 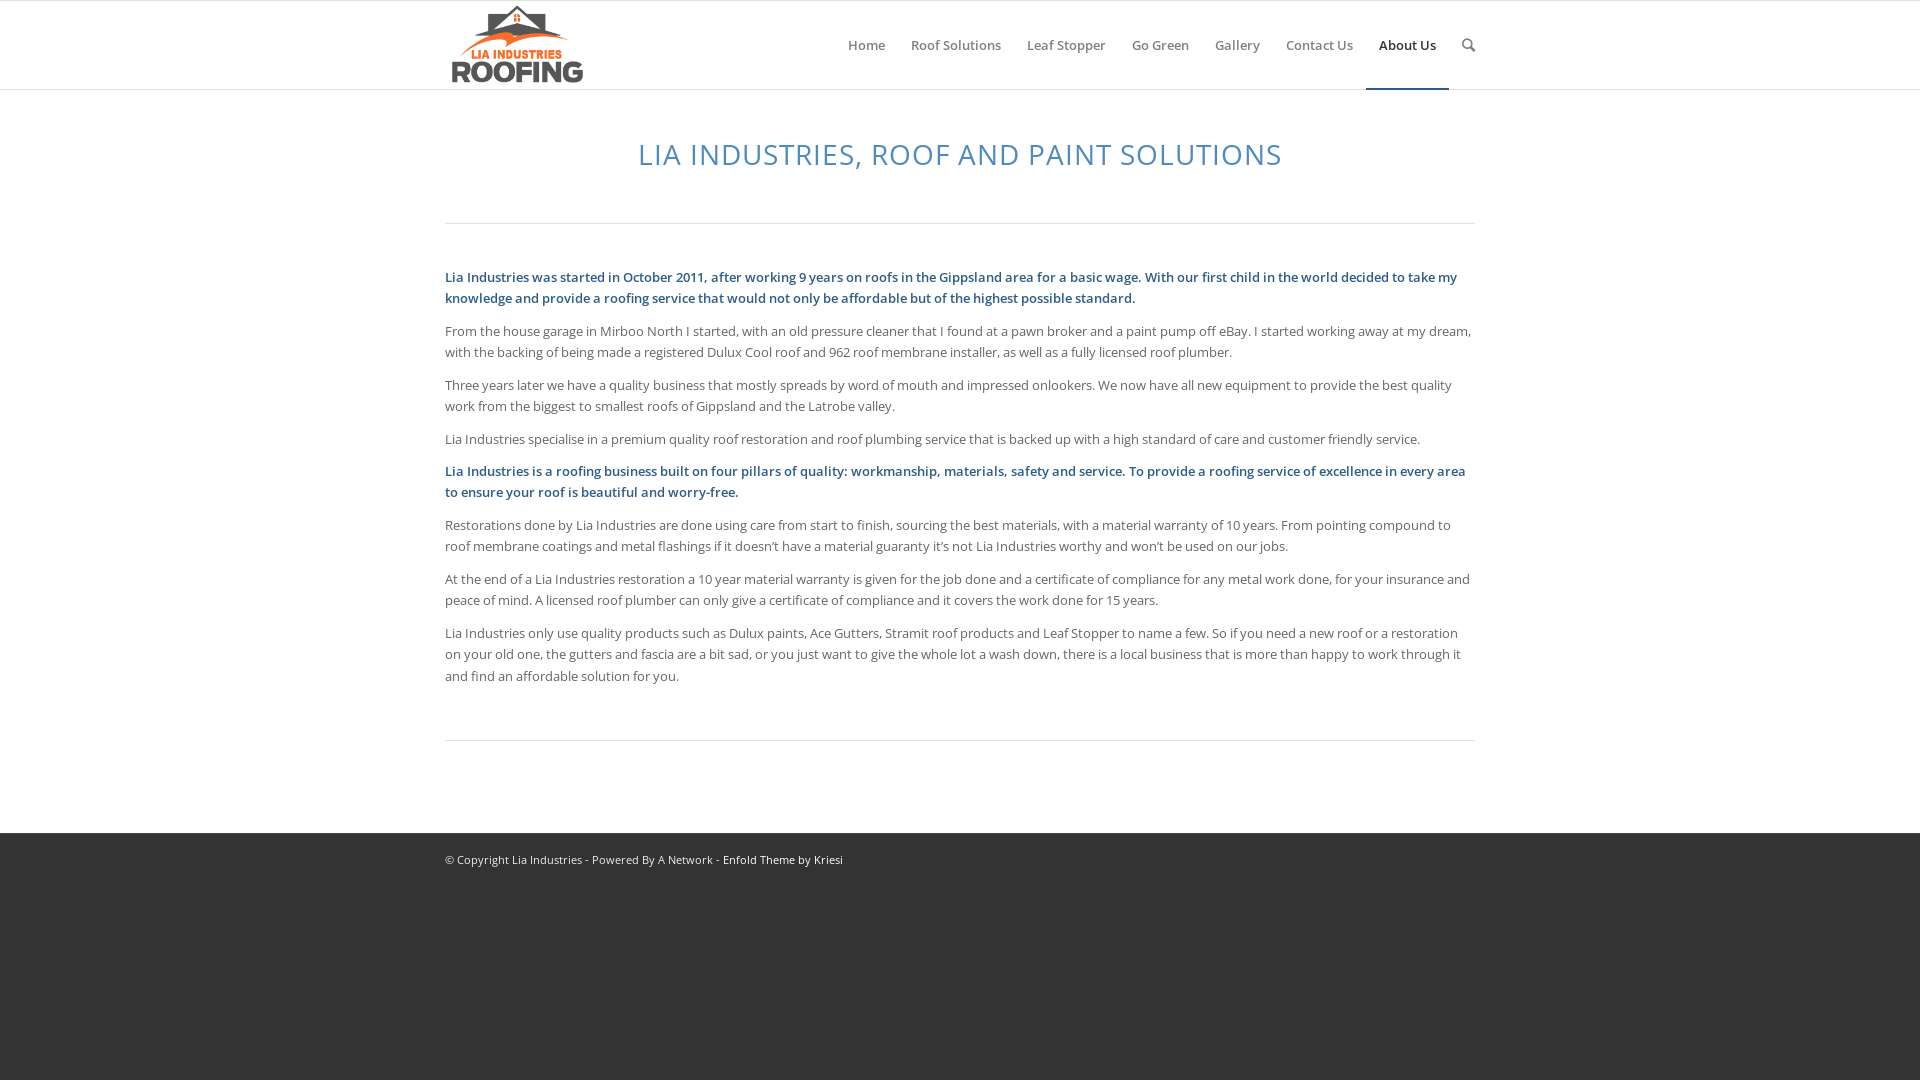 I want to click on 'Roof Solutions', so click(x=896, y=45).